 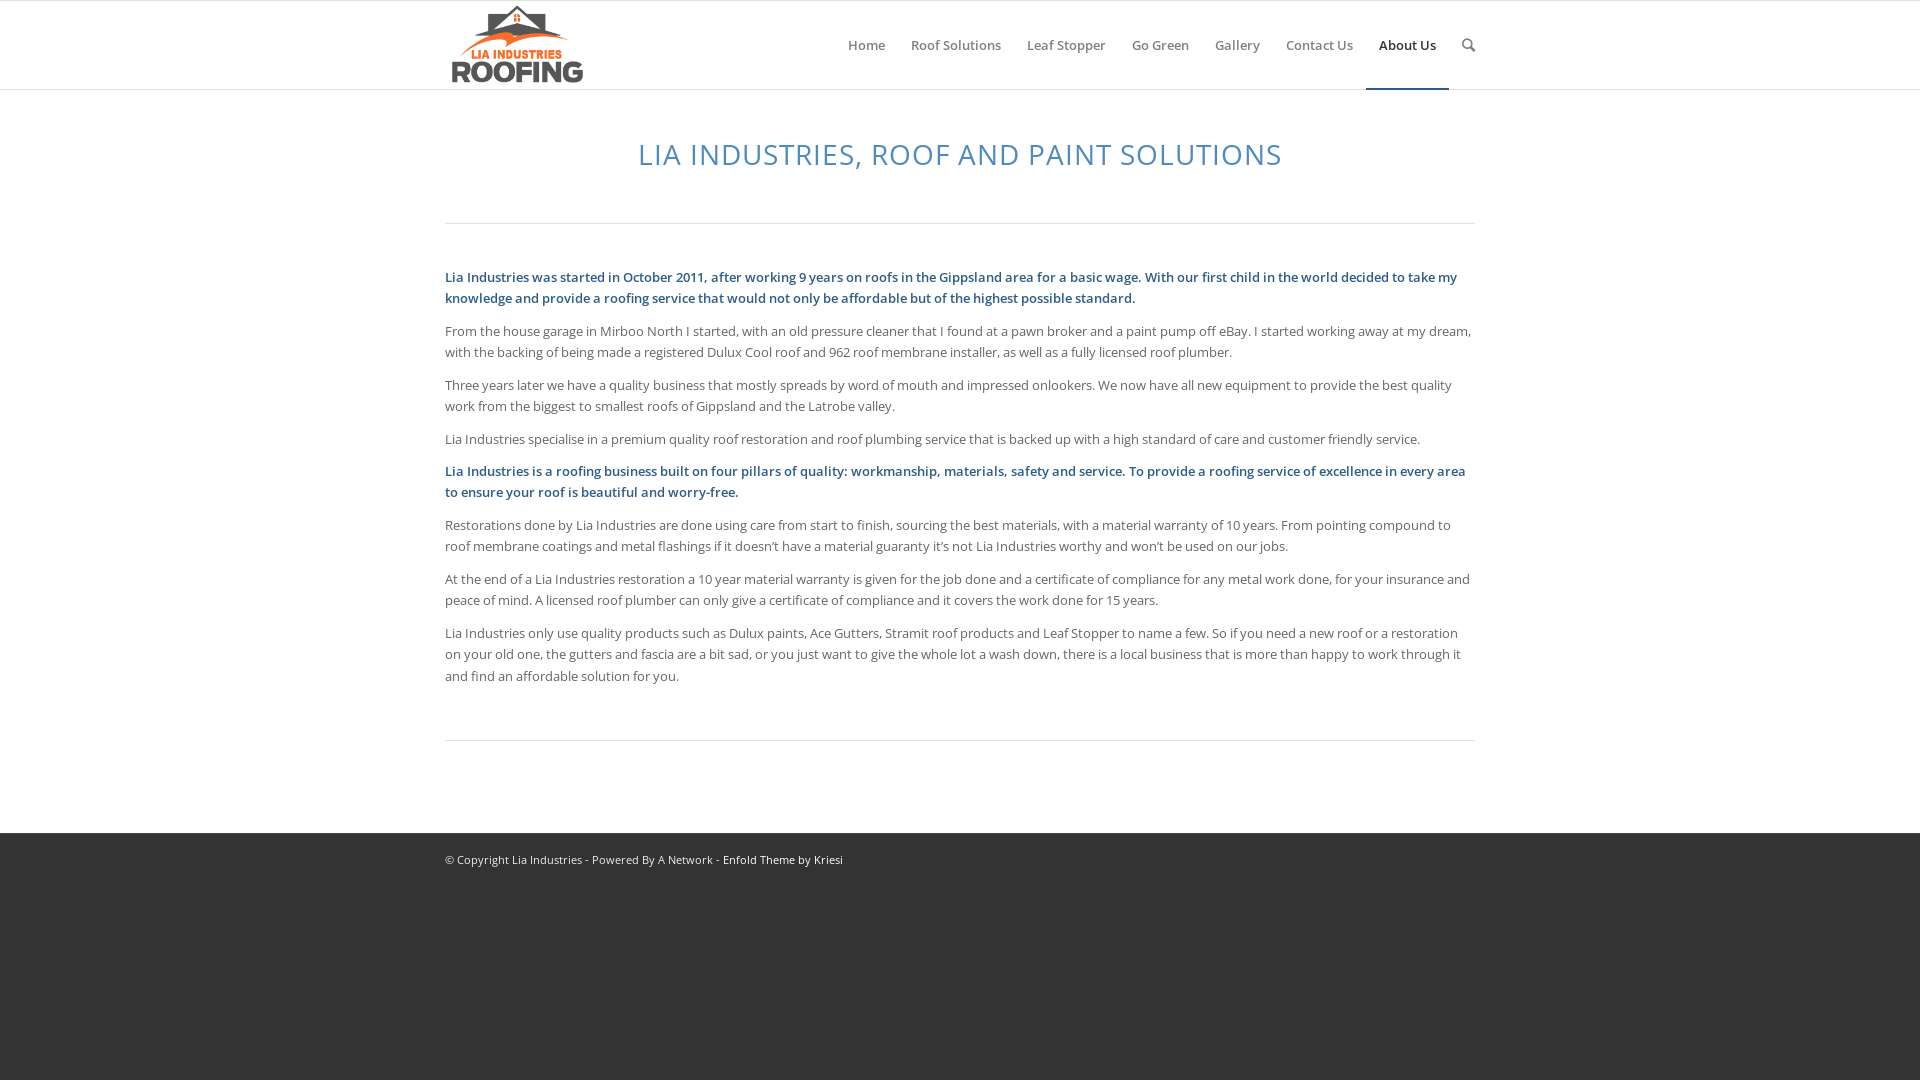 I want to click on 'Roof Solutions', so click(x=896, y=45).